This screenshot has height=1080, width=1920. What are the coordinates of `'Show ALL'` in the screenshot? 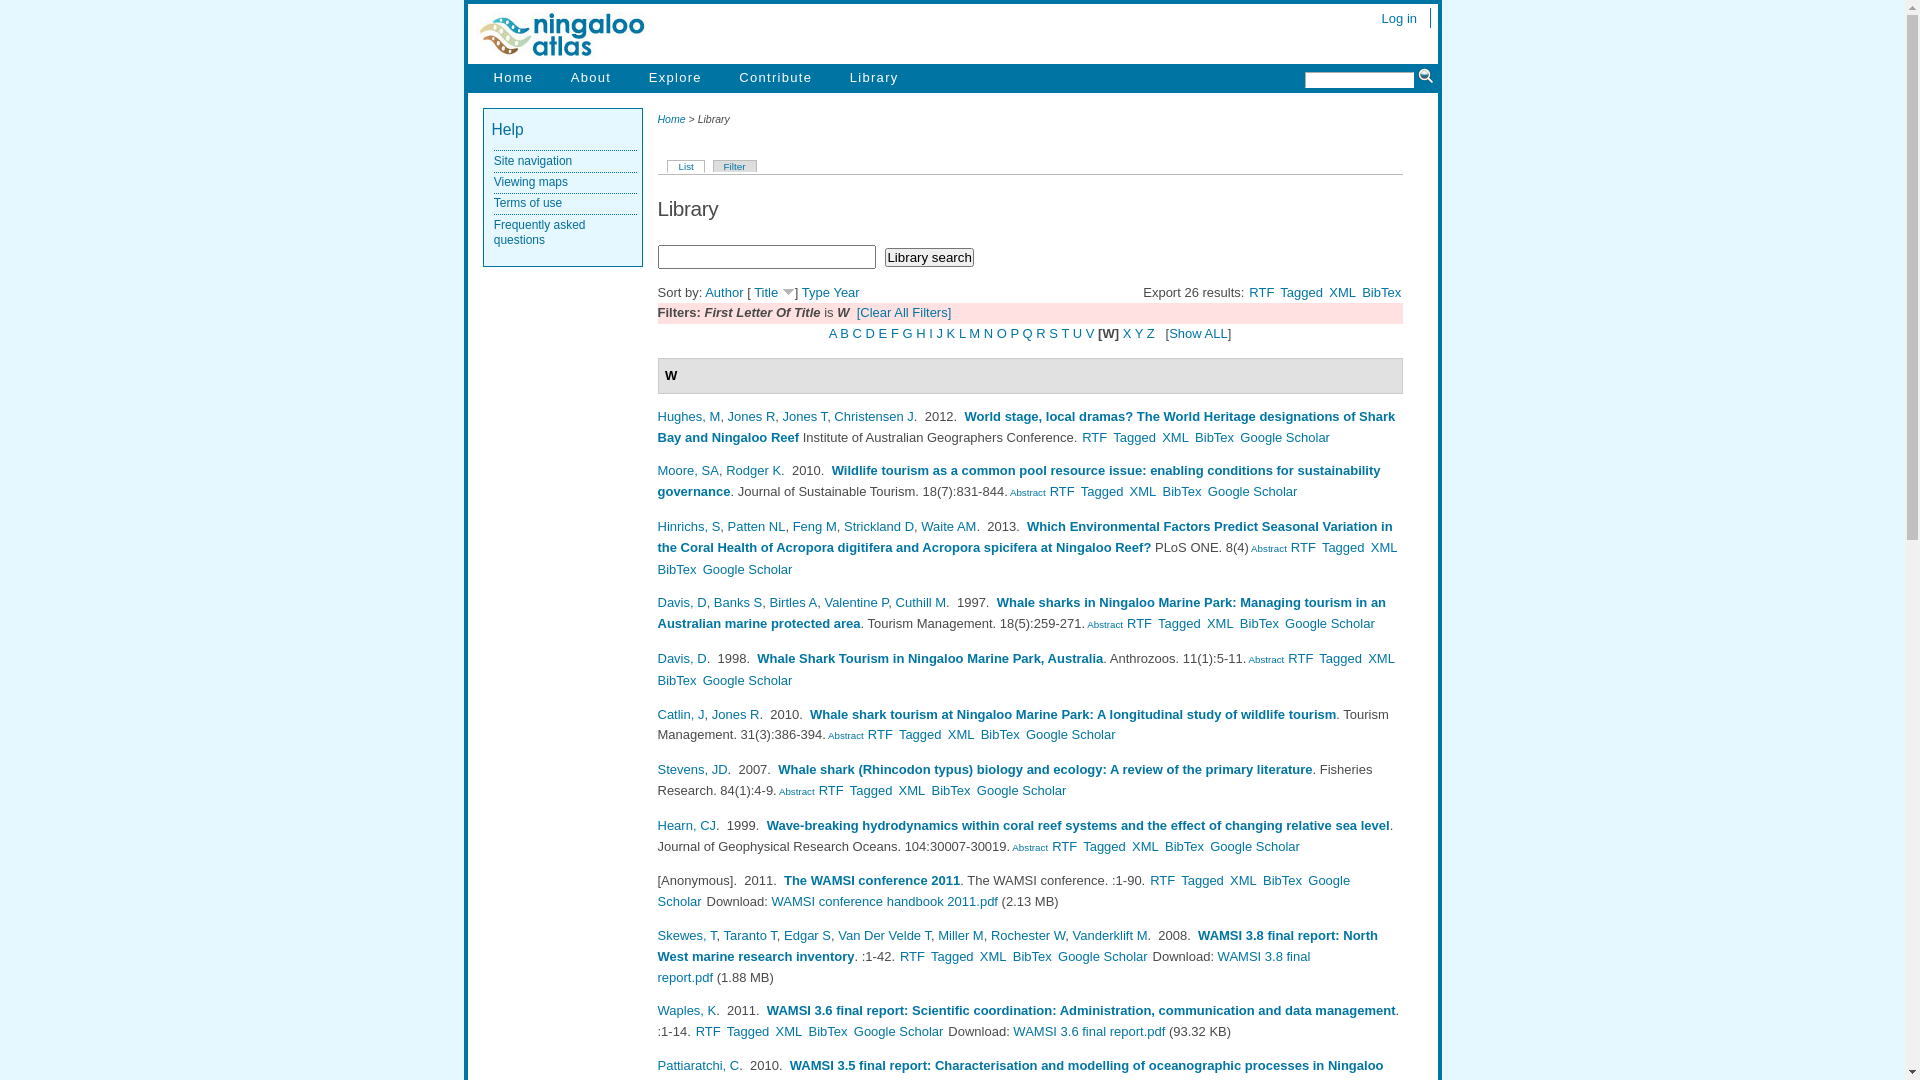 It's located at (1198, 332).